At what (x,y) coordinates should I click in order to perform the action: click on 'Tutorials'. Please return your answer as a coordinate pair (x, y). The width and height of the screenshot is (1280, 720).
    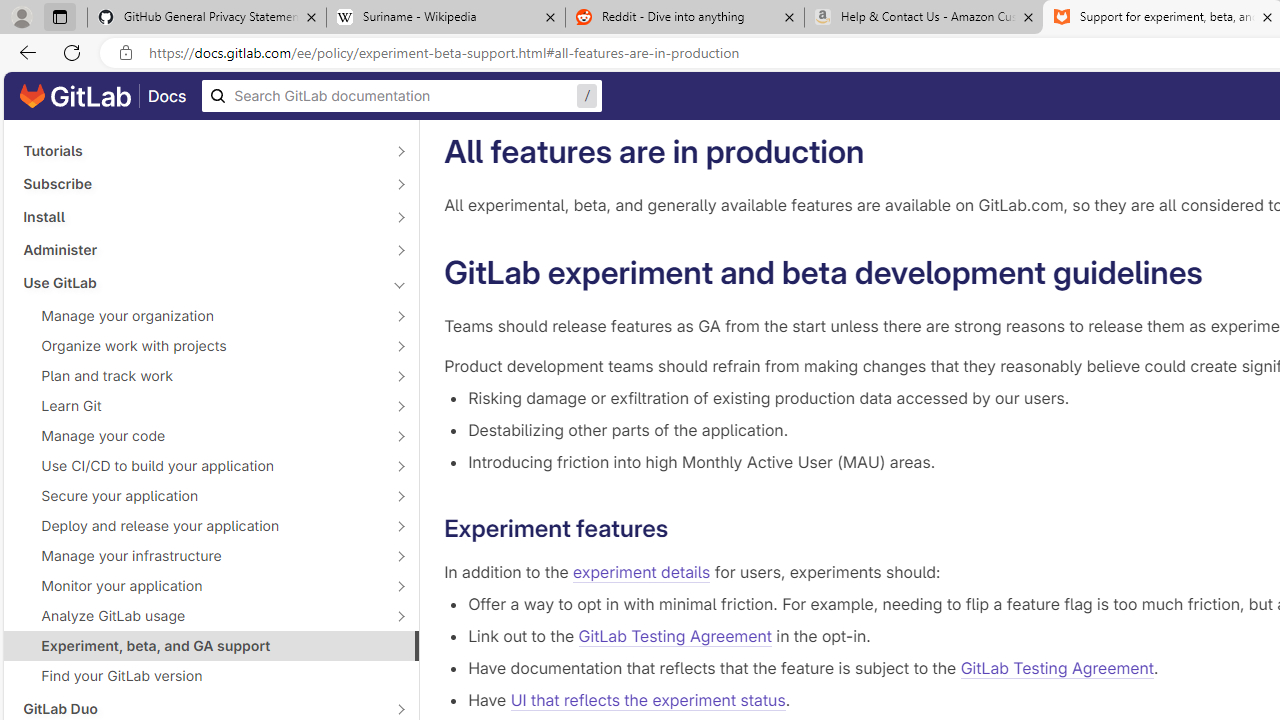
    Looking at the image, I should click on (200, 150).